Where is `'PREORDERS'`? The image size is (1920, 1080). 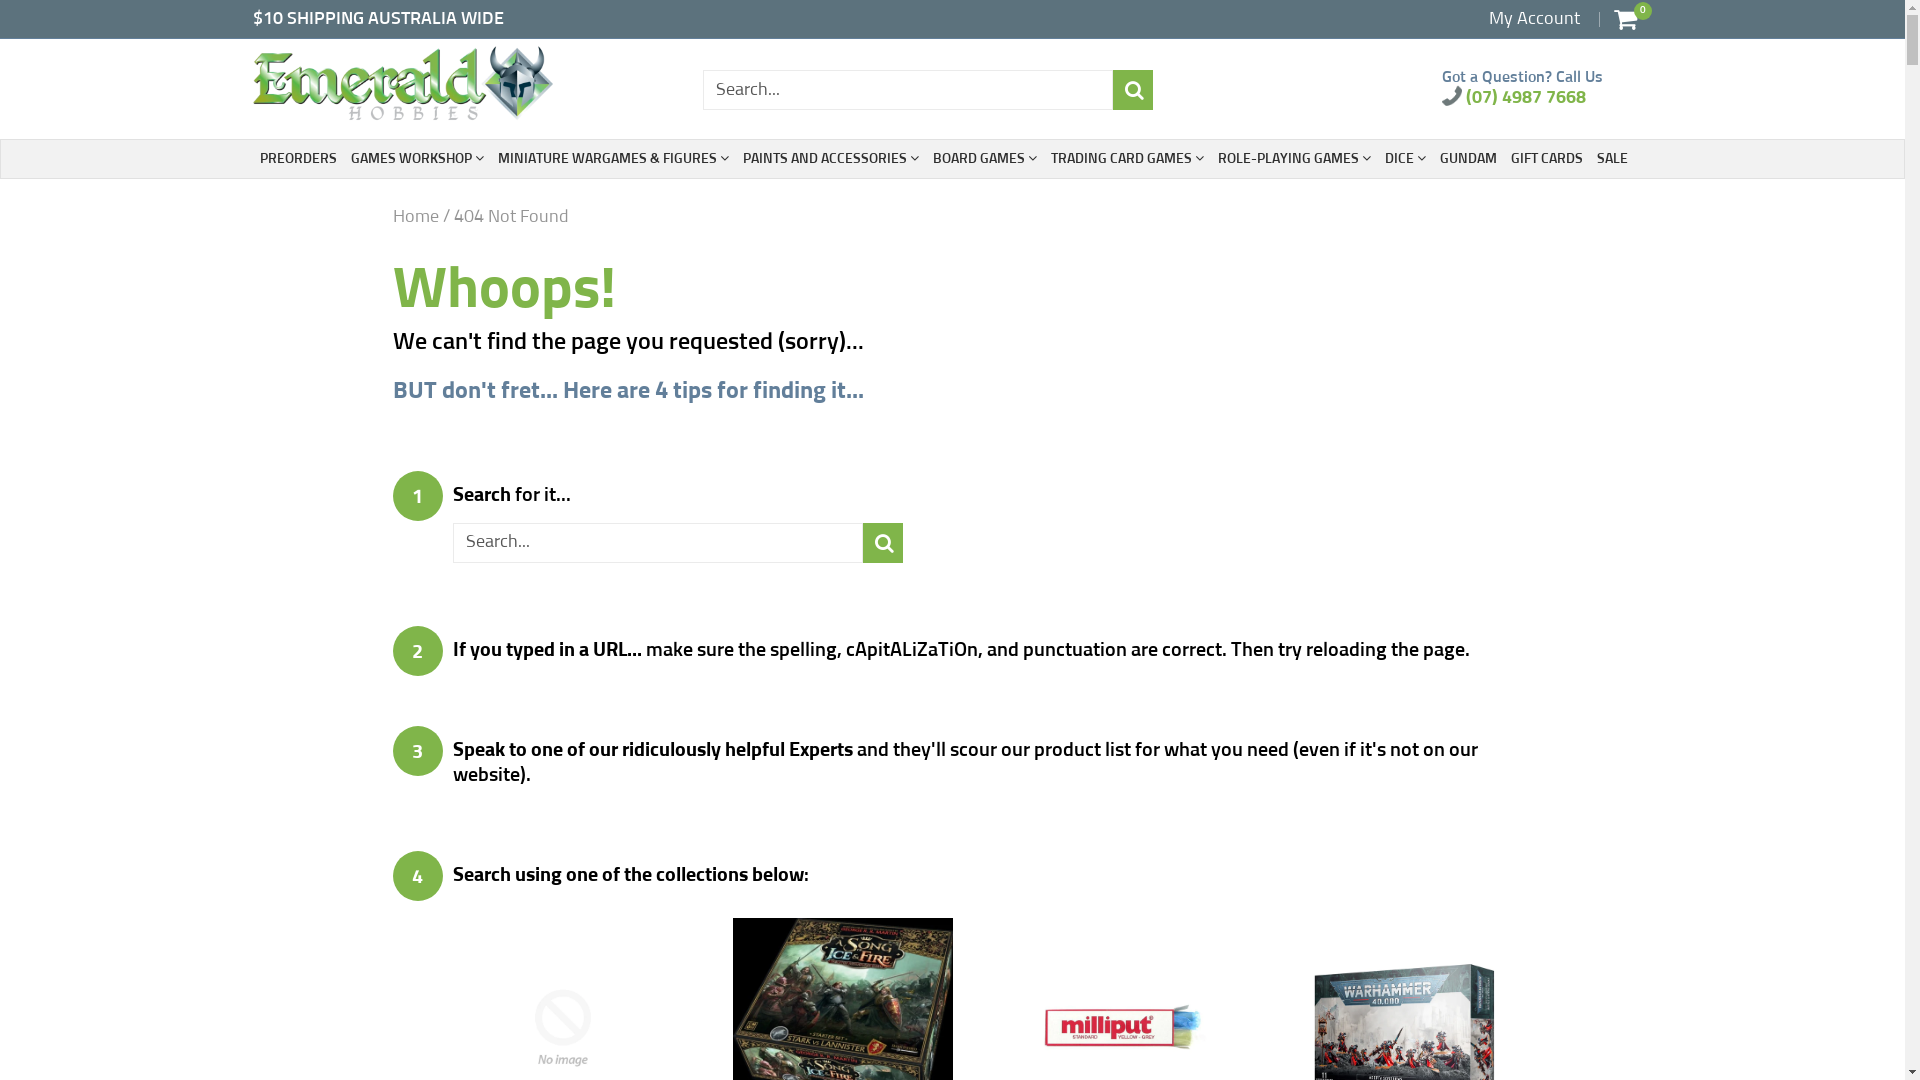
'PREORDERS' is located at coordinates (297, 157).